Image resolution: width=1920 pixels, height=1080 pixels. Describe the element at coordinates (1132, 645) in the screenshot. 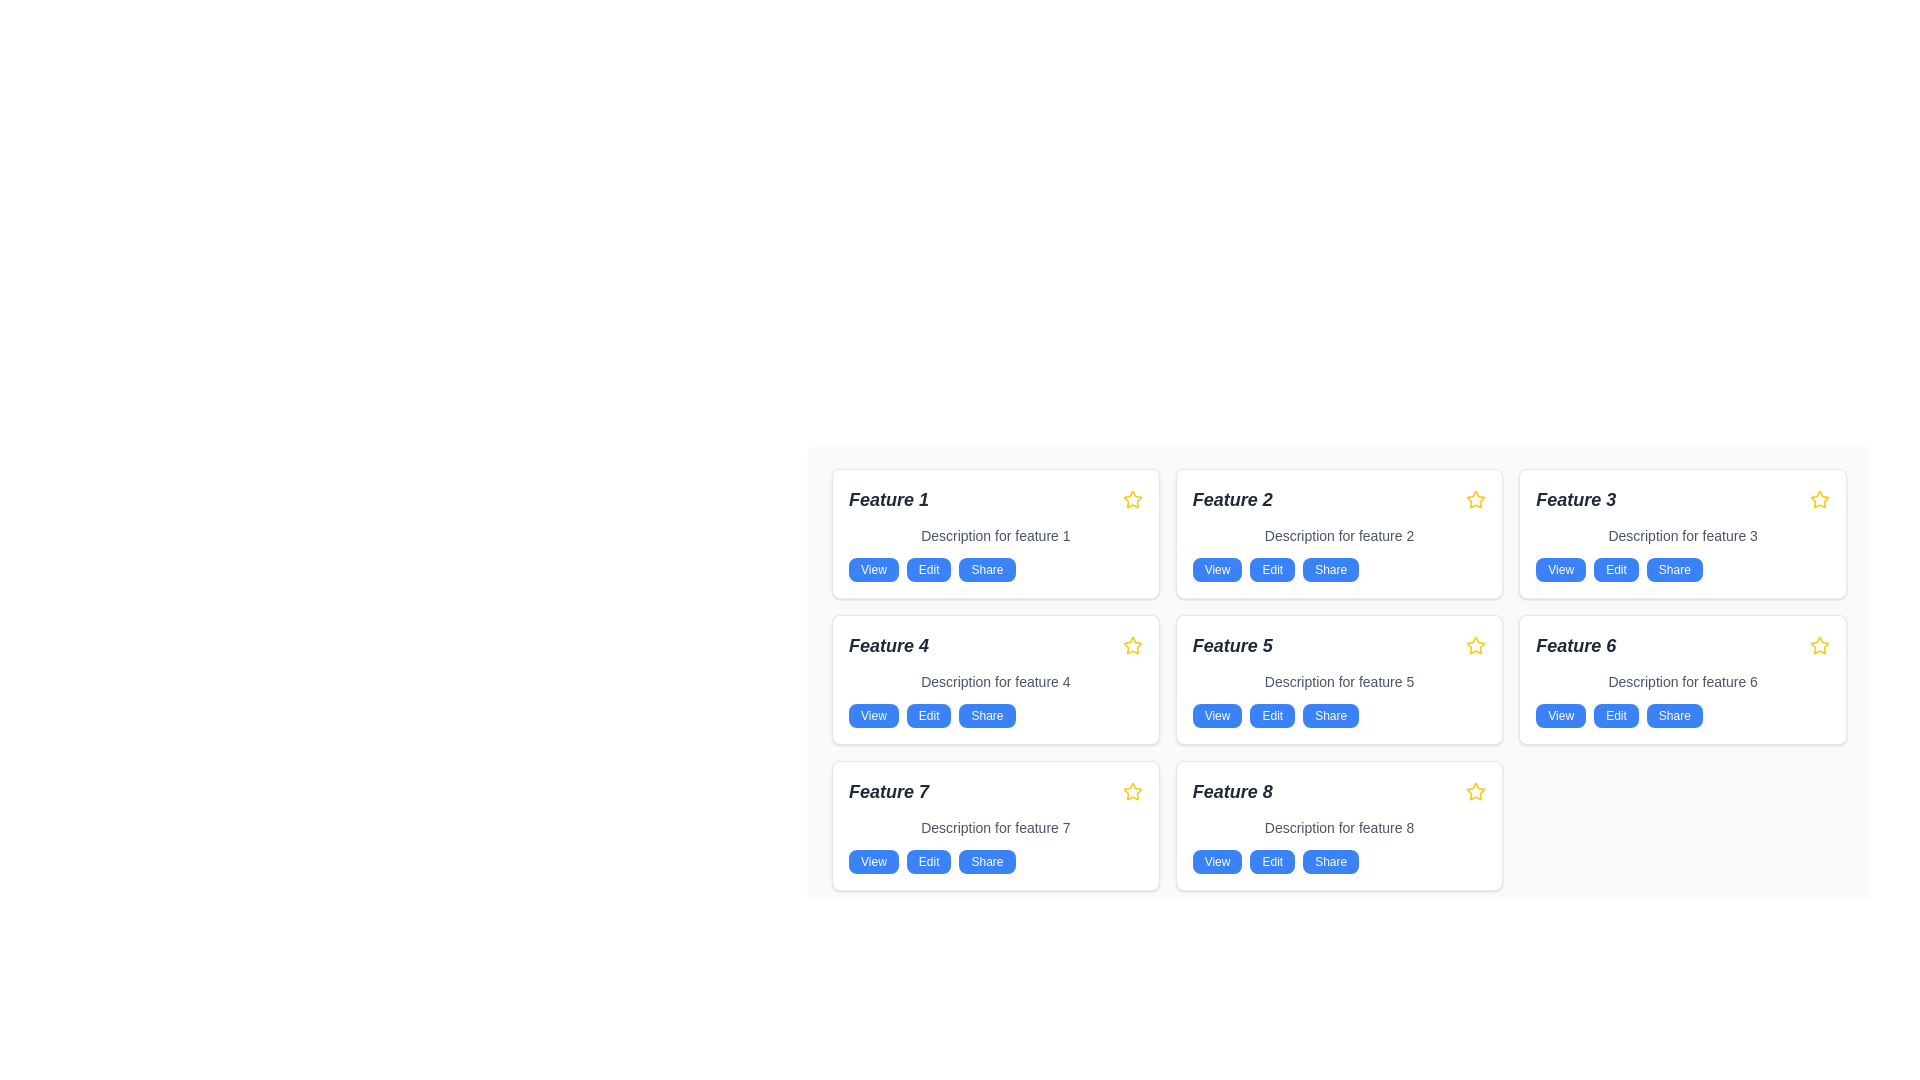

I see `the star-shaped icon with a hollow center and yellow color located in the top-right corner of the 'Feature 4' card` at that location.